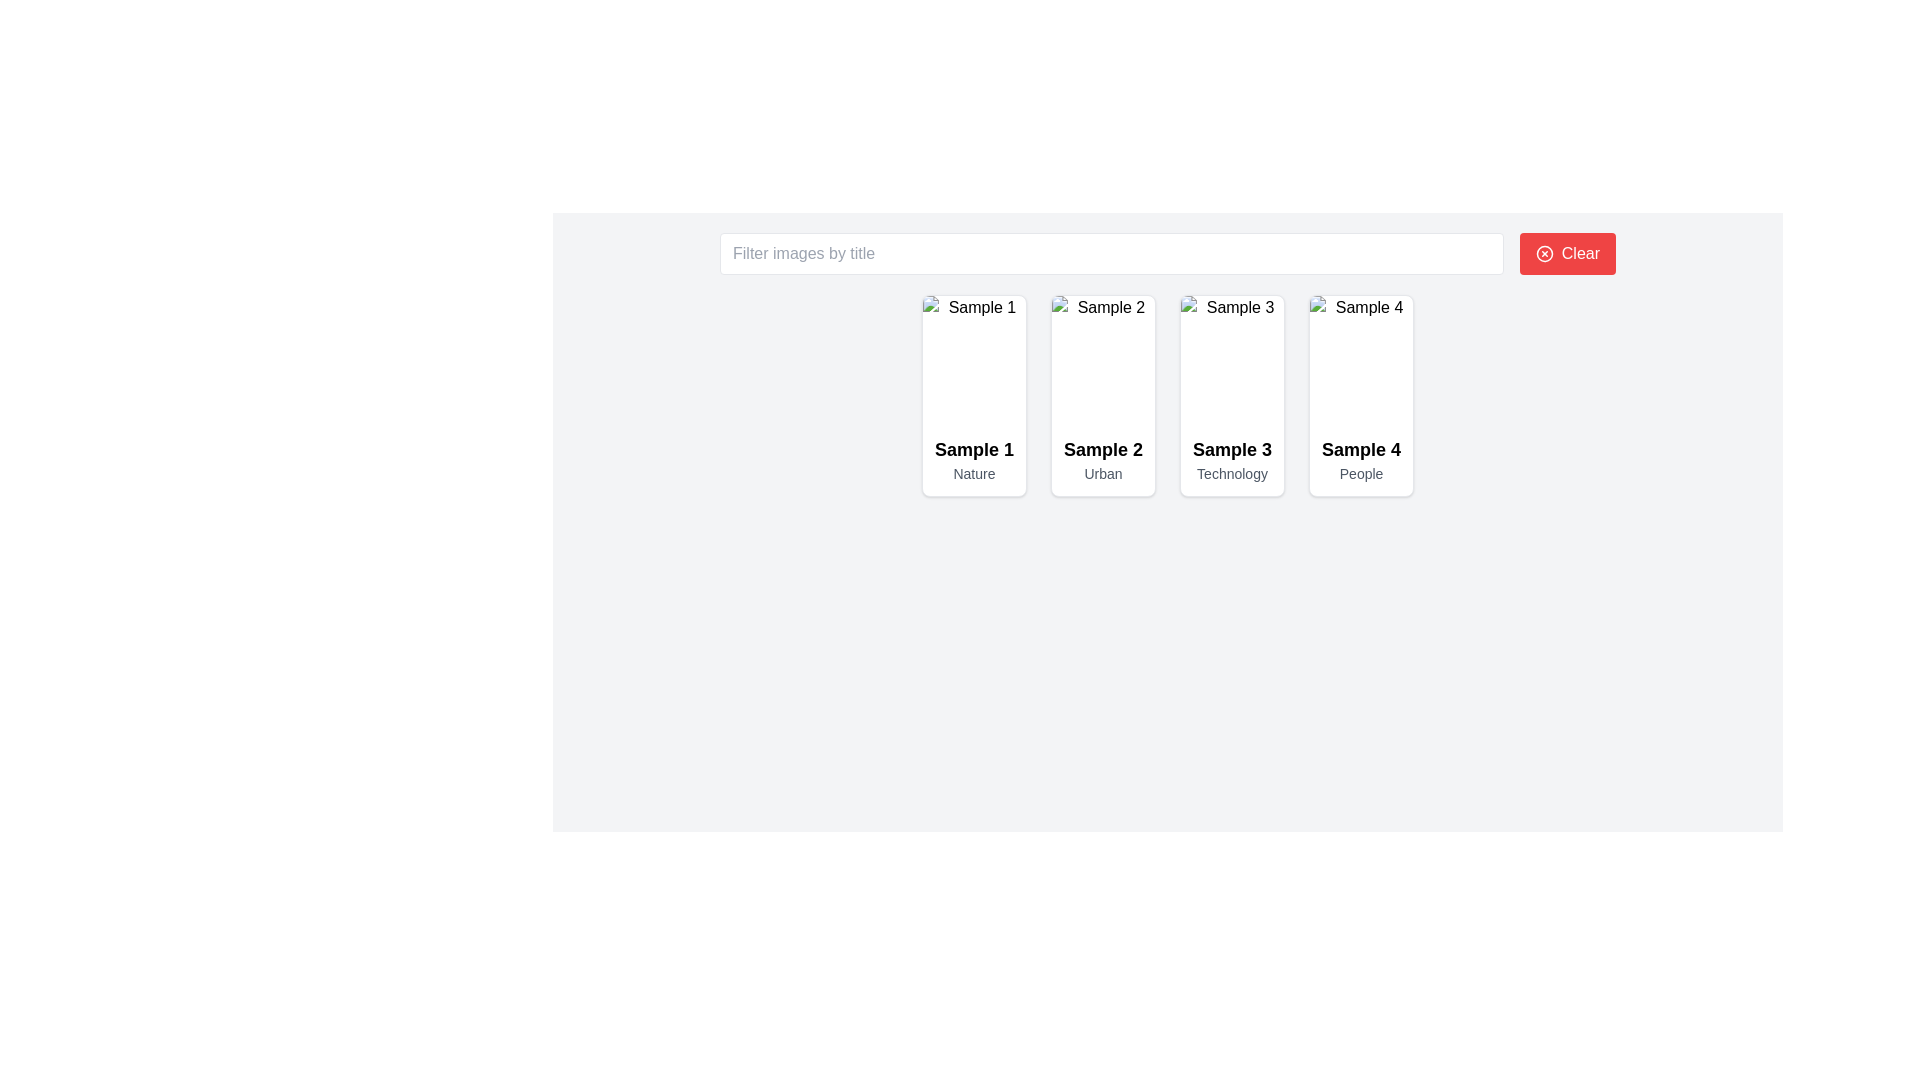 This screenshot has width=1920, height=1080. What do you see at coordinates (1231, 450) in the screenshot?
I see `title text 'Sample 3' located at the center of the card positioned third in a row of four cards` at bounding box center [1231, 450].